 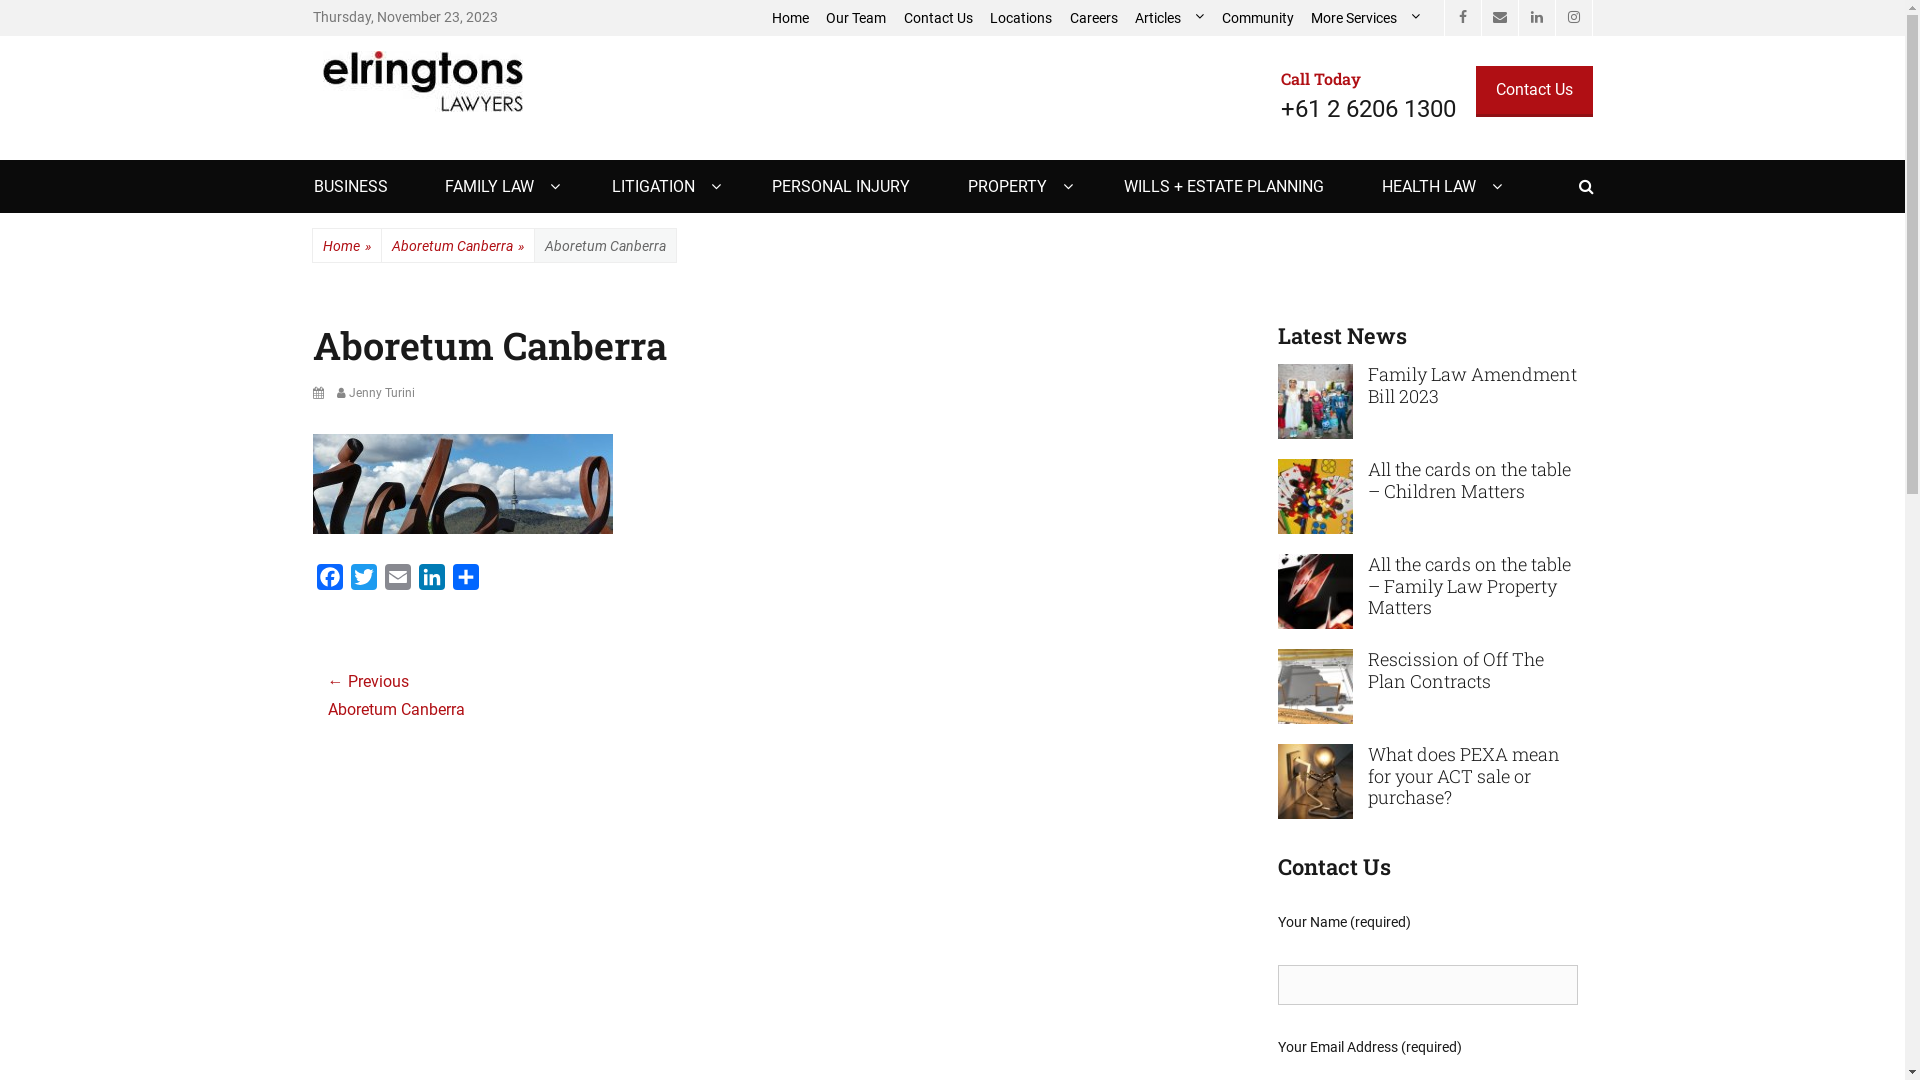 I want to click on 'BUSINESS', so click(x=350, y=186).